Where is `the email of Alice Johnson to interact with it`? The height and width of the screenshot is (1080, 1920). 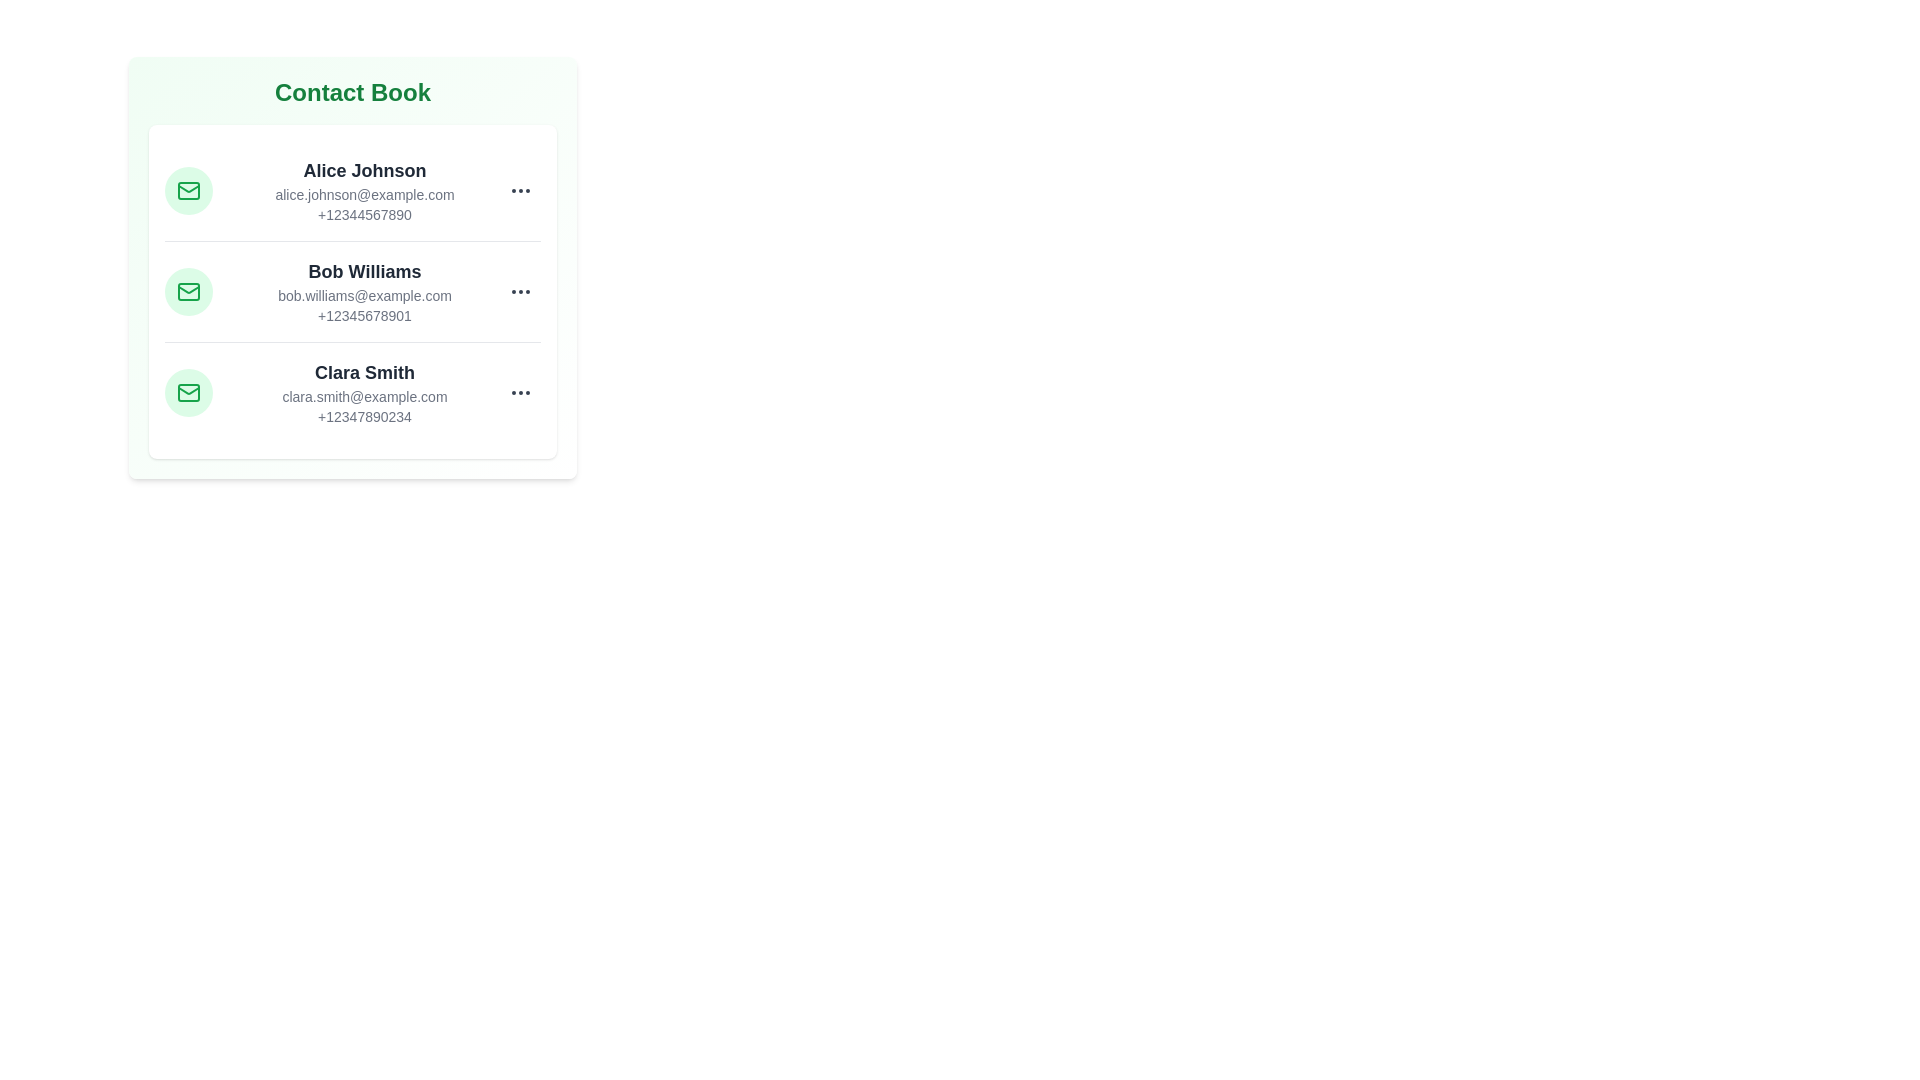
the email of Alice Johnson to interact with it is located at coordinates (364, 195).